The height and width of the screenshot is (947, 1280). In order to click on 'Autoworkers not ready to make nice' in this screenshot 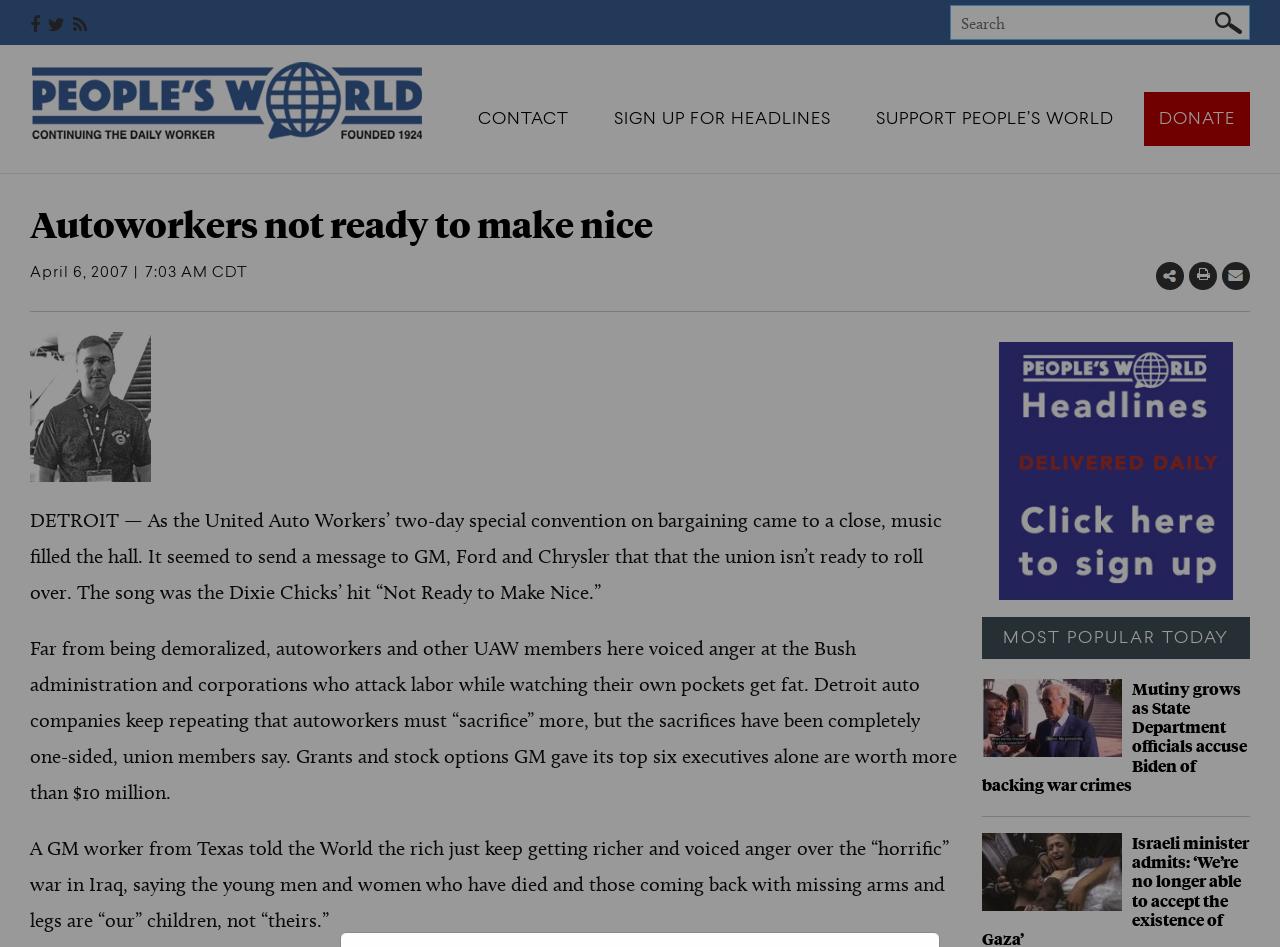, I will do `click(341, 223)`.